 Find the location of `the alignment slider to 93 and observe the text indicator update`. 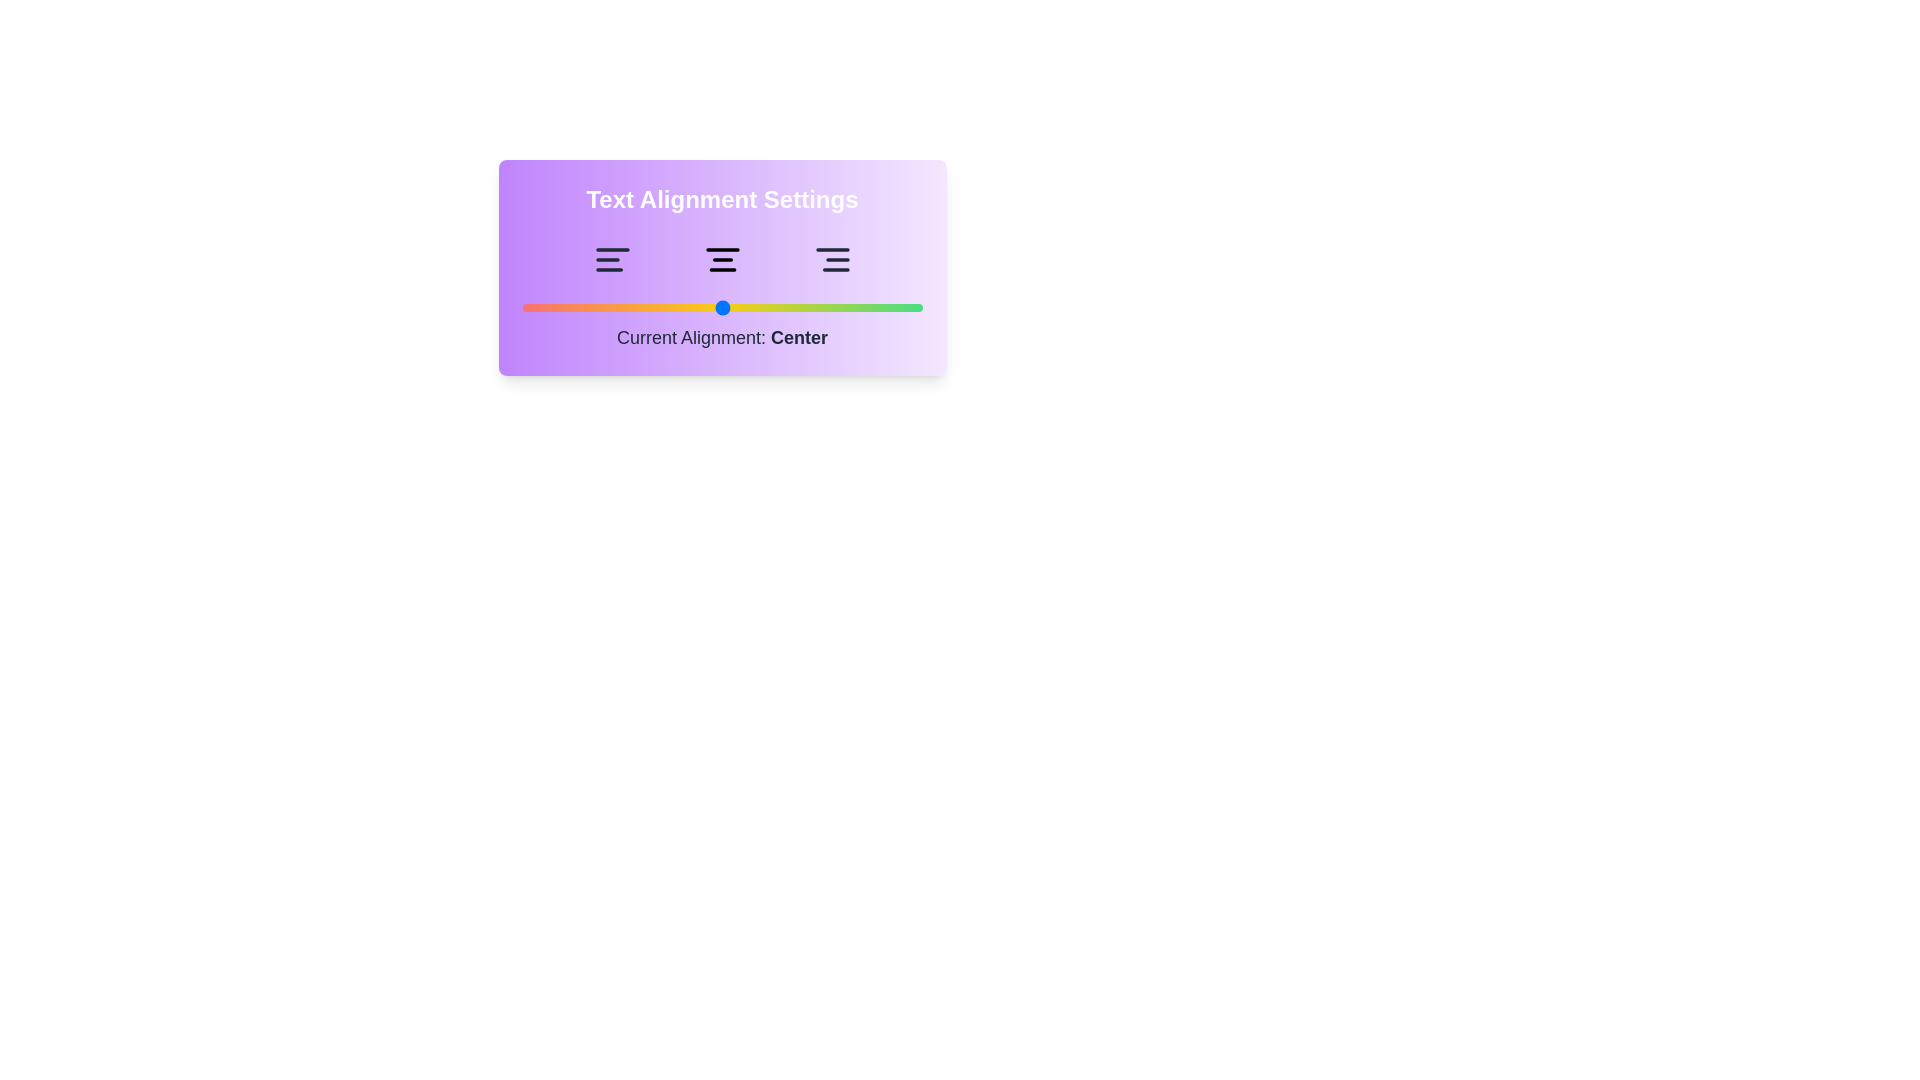

the alignment slider to 93 and observe the text indicator update is located at coordinates (893, 308).